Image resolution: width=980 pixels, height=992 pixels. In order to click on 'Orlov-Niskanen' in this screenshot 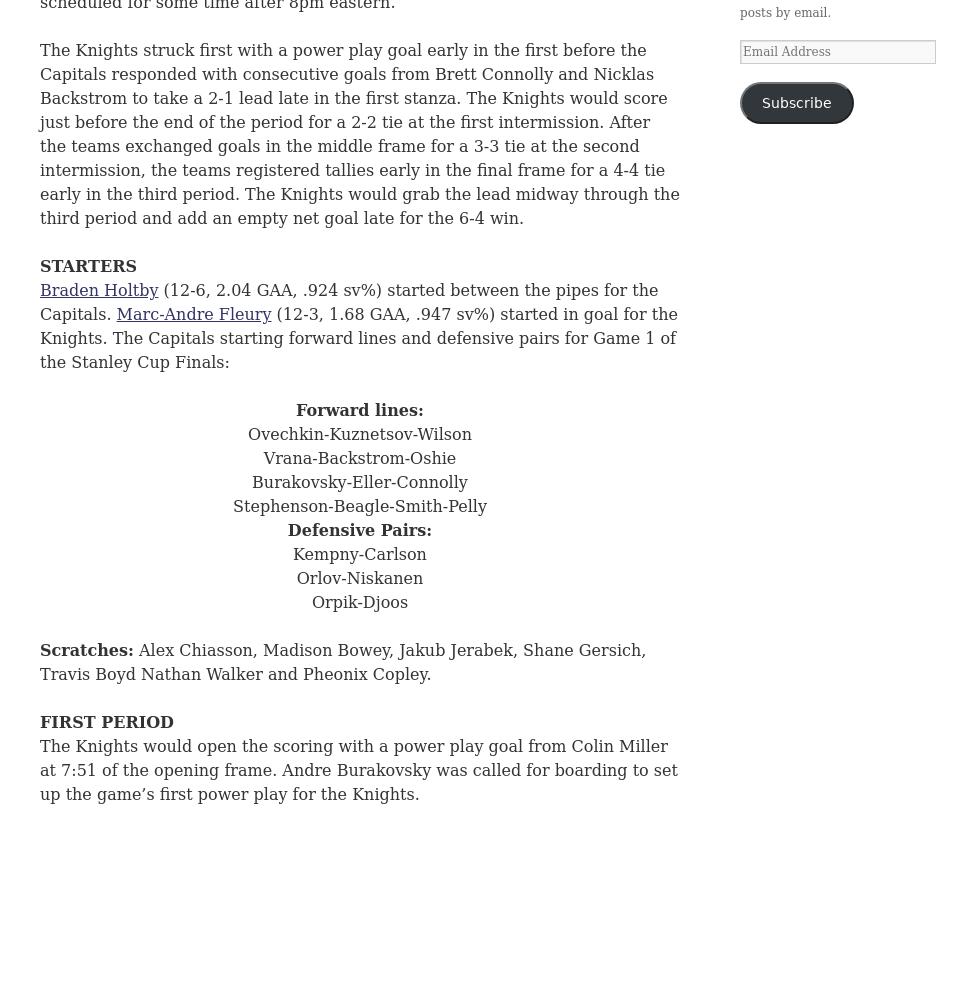, I will do `click(359, 578)`.